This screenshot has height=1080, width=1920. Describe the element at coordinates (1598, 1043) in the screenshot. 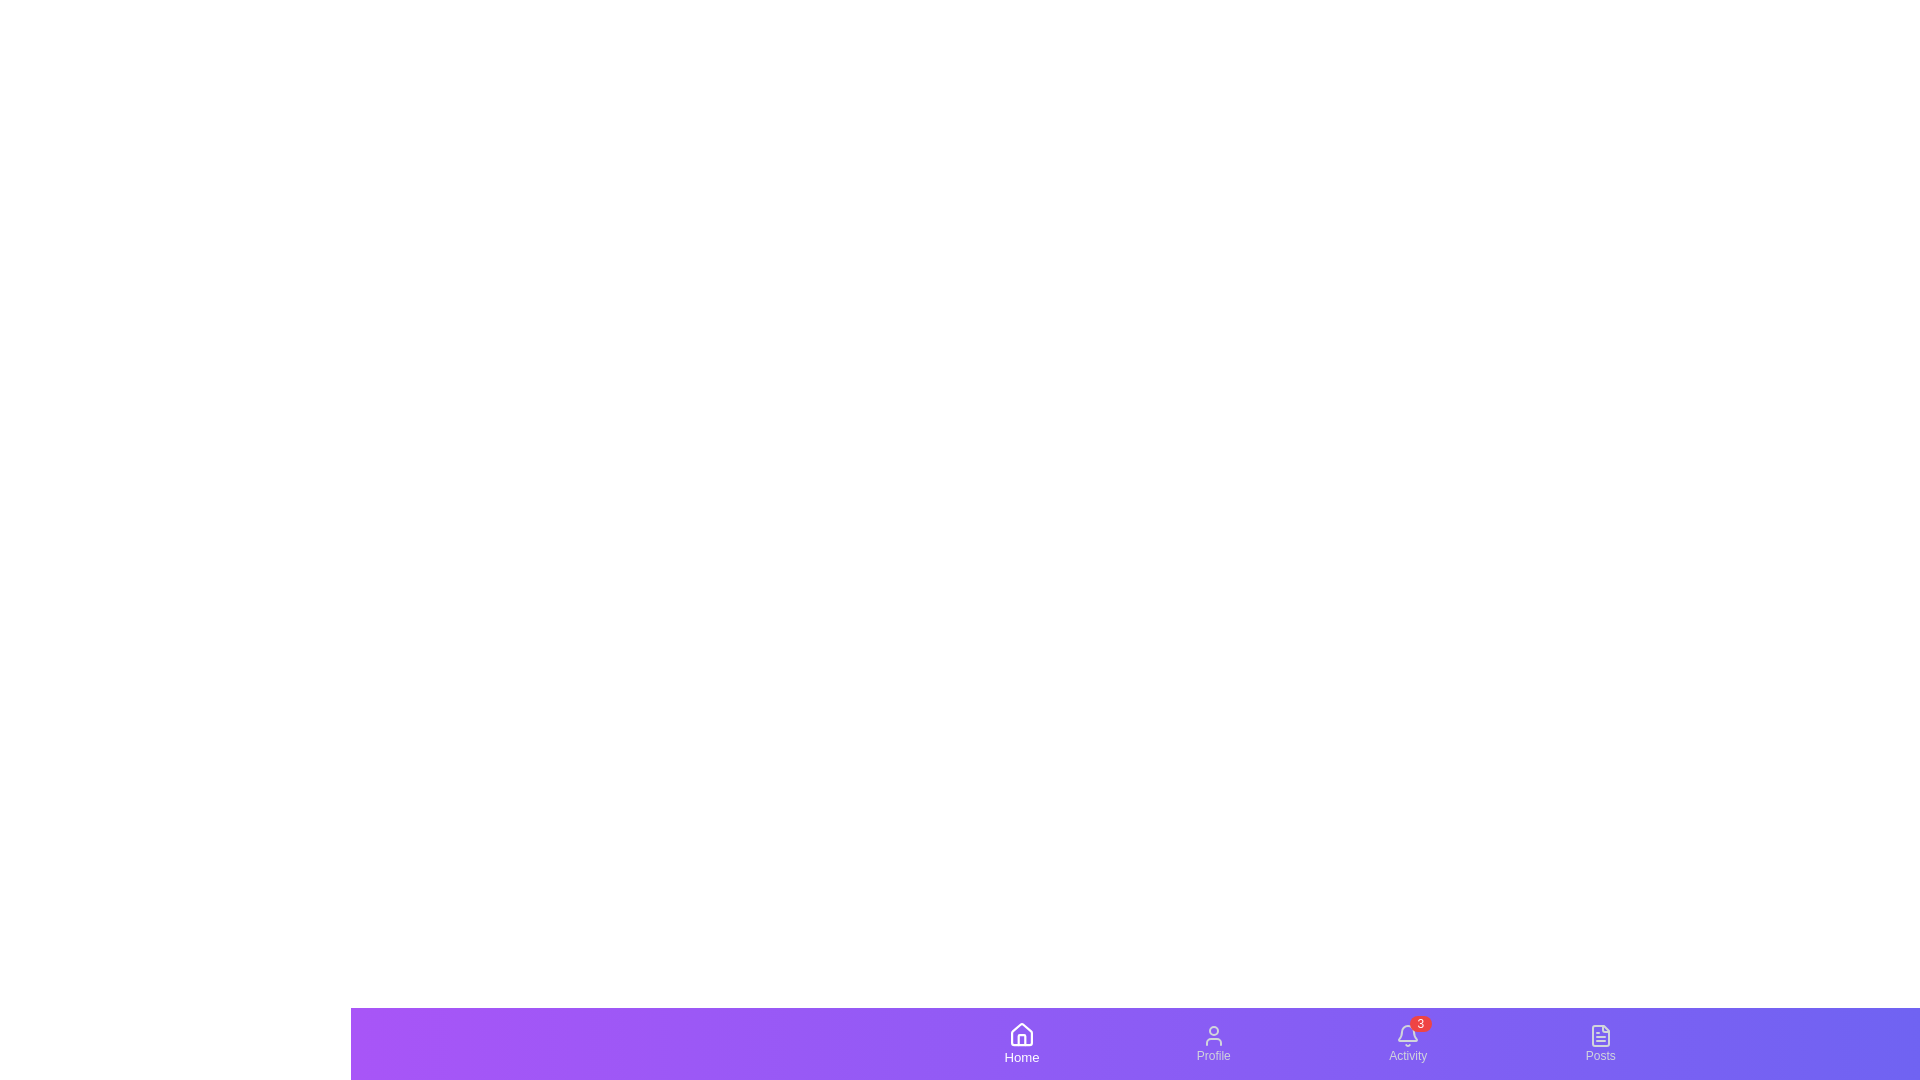

I see `the Posts tab by clicking on its icon` at that location.